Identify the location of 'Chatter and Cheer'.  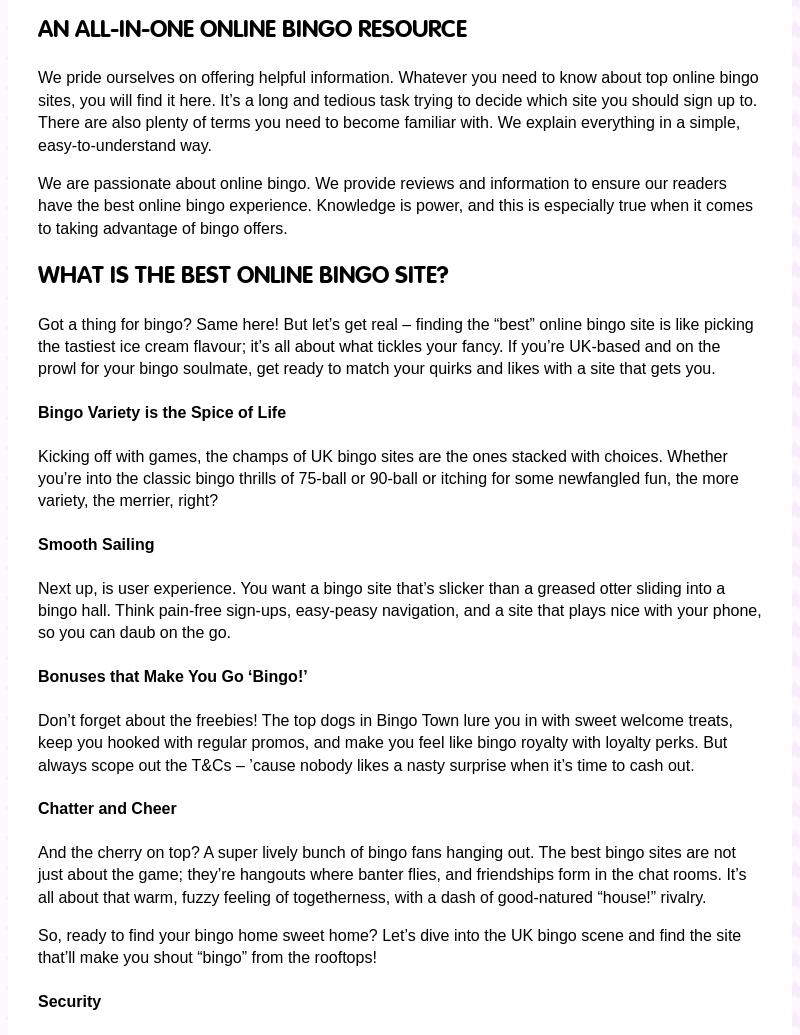
(37, 807).